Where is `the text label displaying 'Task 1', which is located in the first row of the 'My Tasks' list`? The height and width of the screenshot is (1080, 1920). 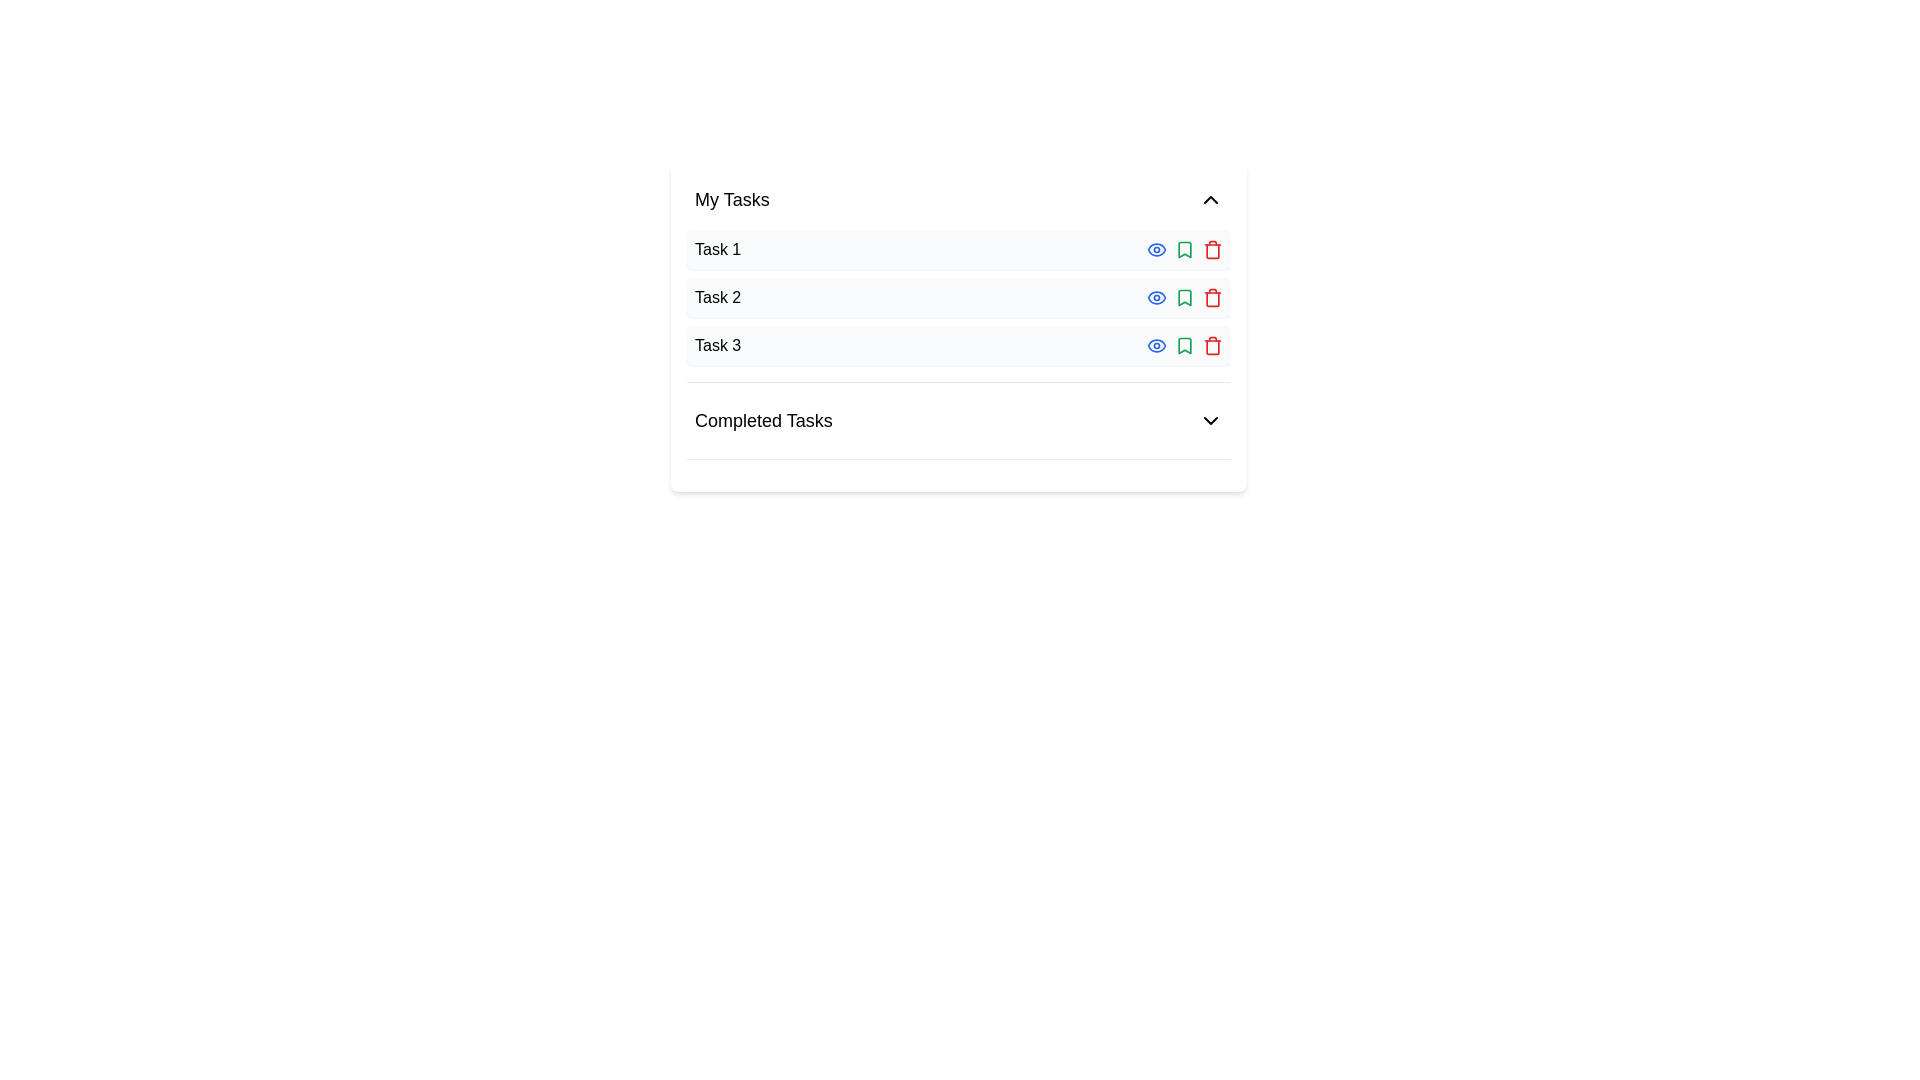 the text label displaying 'Task 1', which is located in the first row of the 'My Tasks' list is located at coordinates (718, 249).